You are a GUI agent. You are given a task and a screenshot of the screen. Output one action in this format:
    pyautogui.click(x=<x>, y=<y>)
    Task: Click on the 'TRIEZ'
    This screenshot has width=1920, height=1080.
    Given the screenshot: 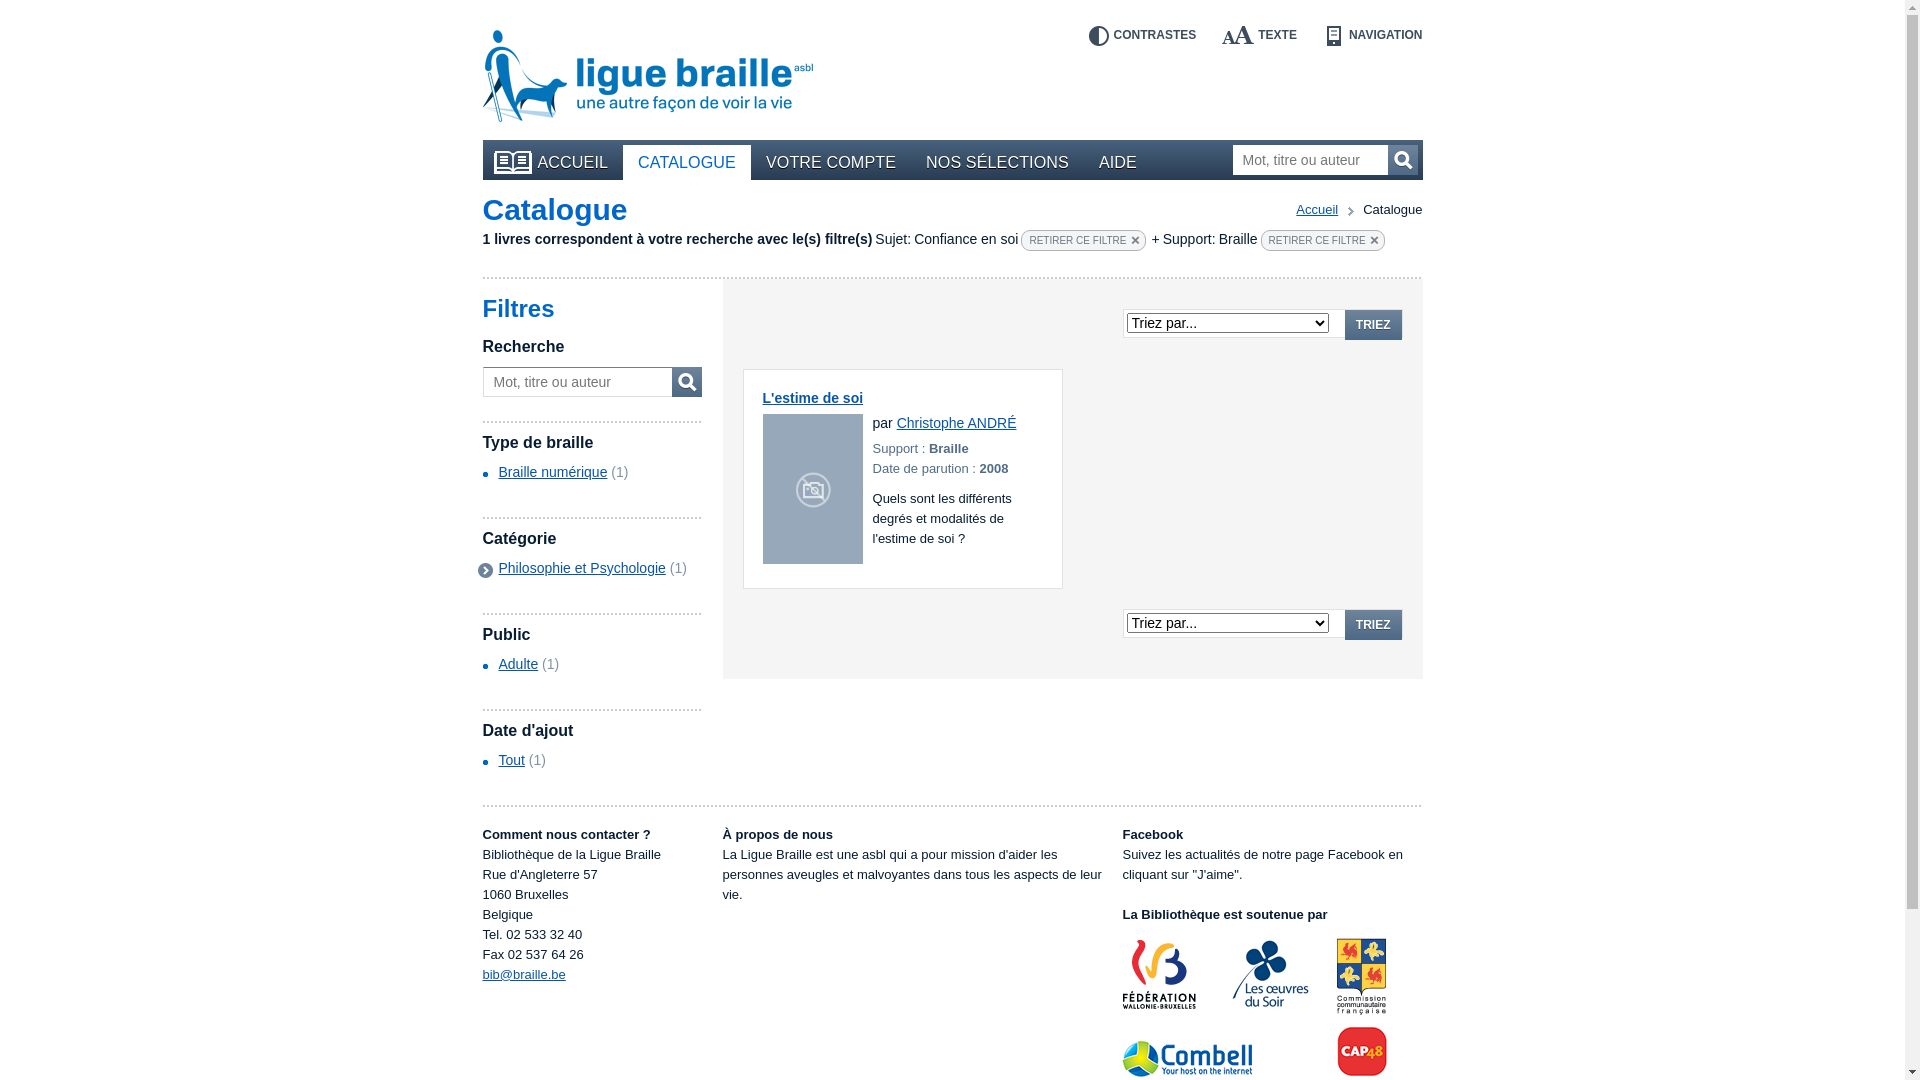 What is the action you would take?
    pyautogui.click(x=1372, y=623)
    